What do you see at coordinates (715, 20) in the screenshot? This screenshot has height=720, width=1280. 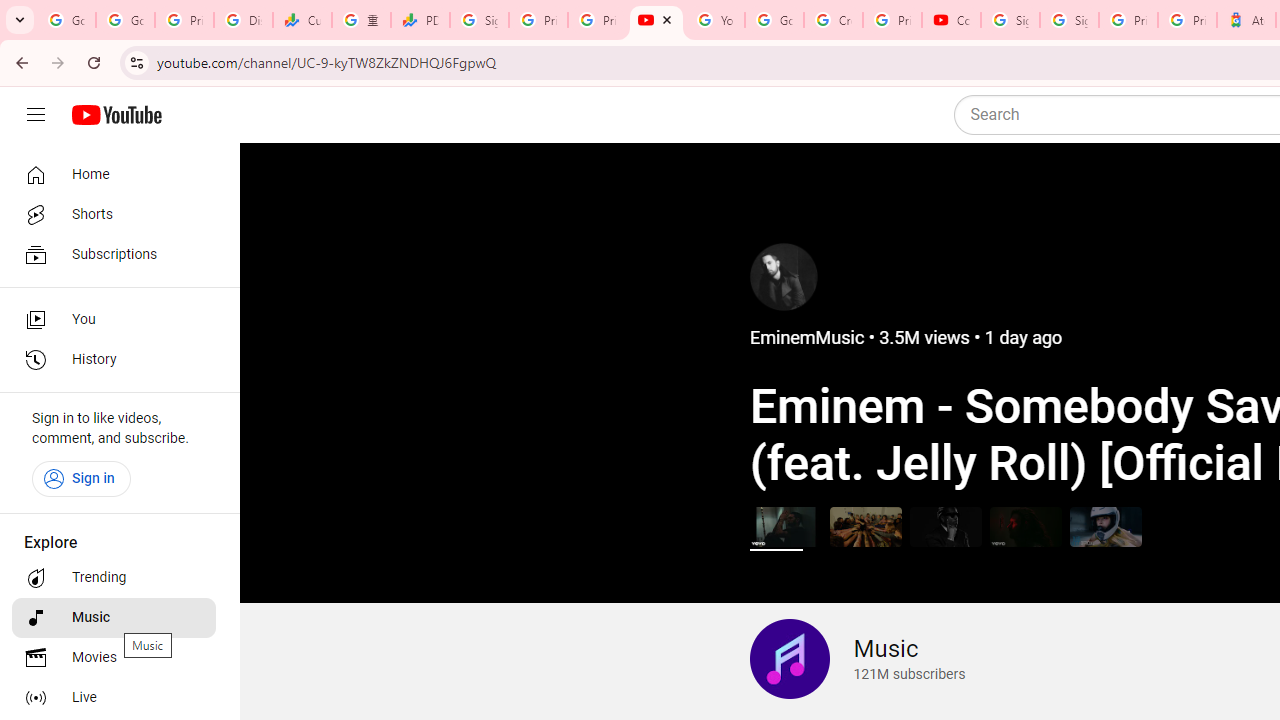 I see `'YouTube'` at bounding box center [715, 20].